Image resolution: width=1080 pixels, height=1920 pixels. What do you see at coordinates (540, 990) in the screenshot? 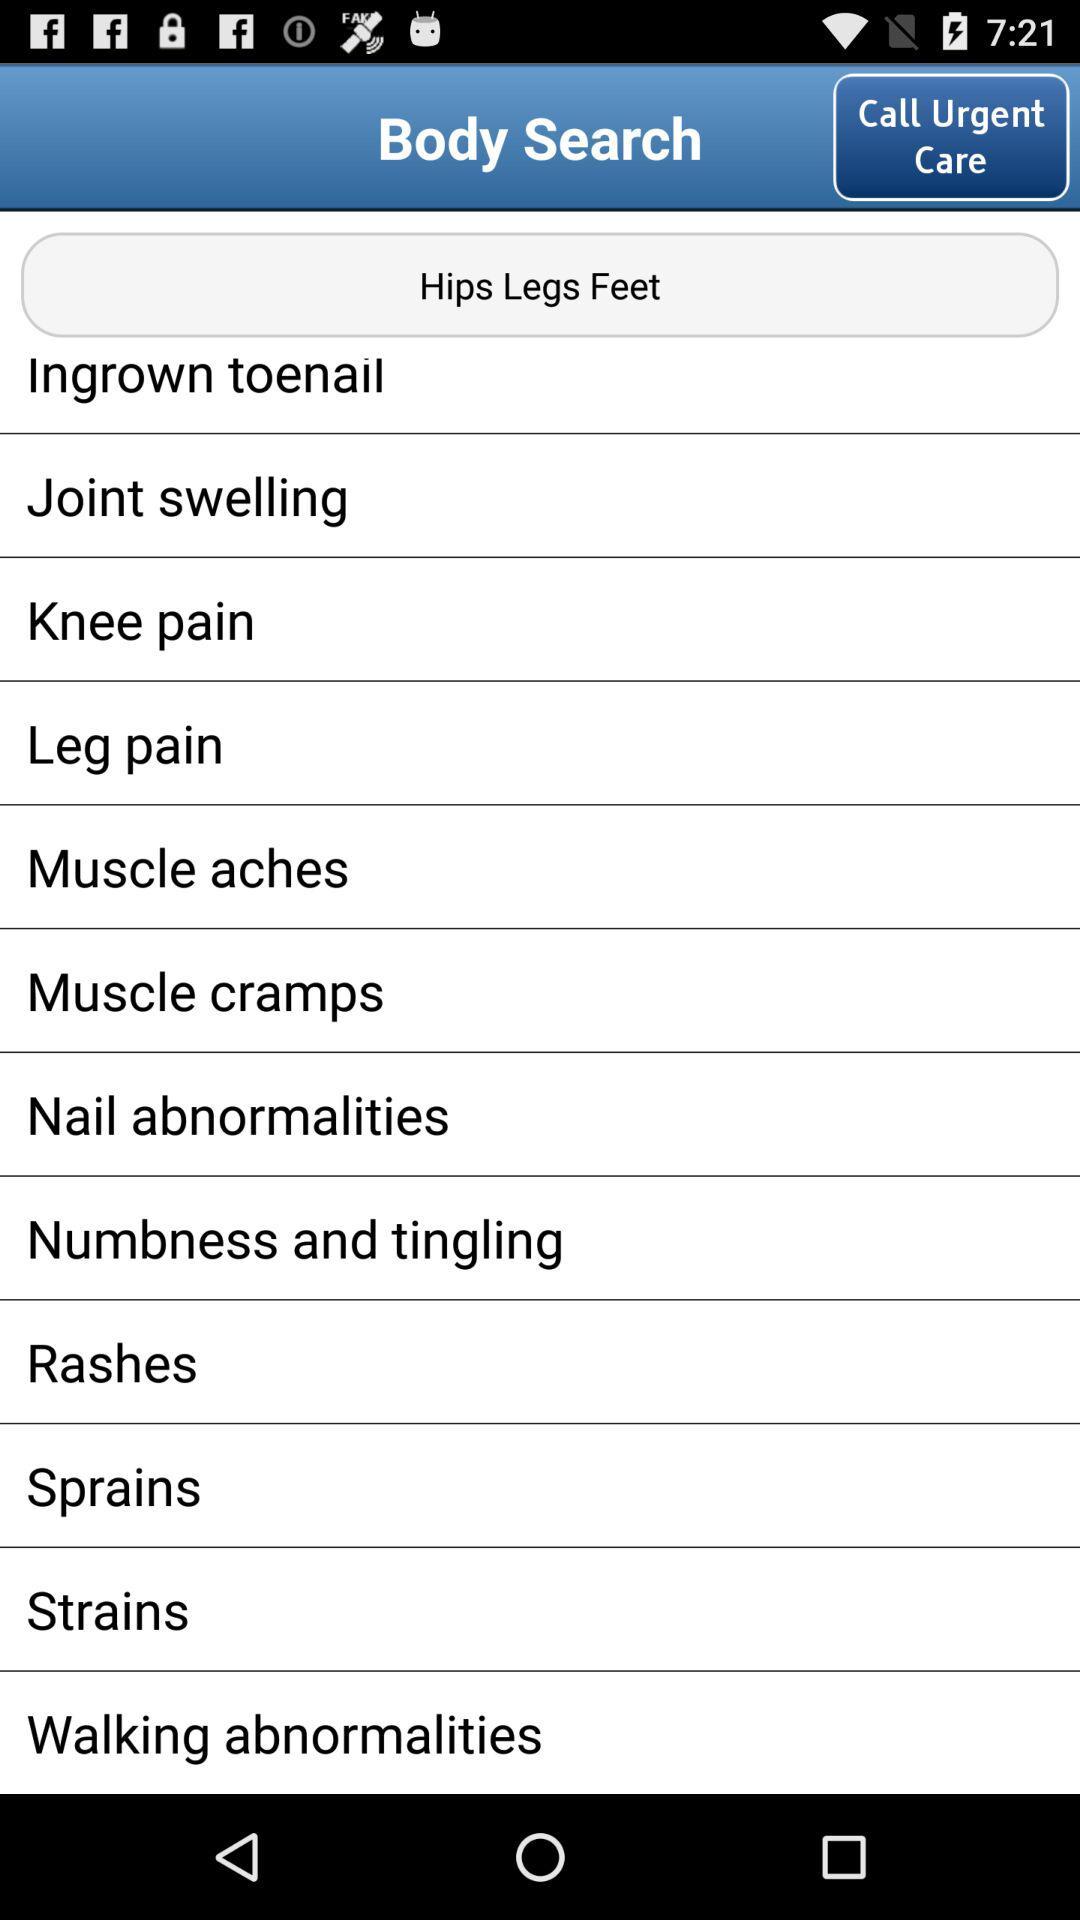
I see `the item below the muscle aches` at bounding box center [540, 990].